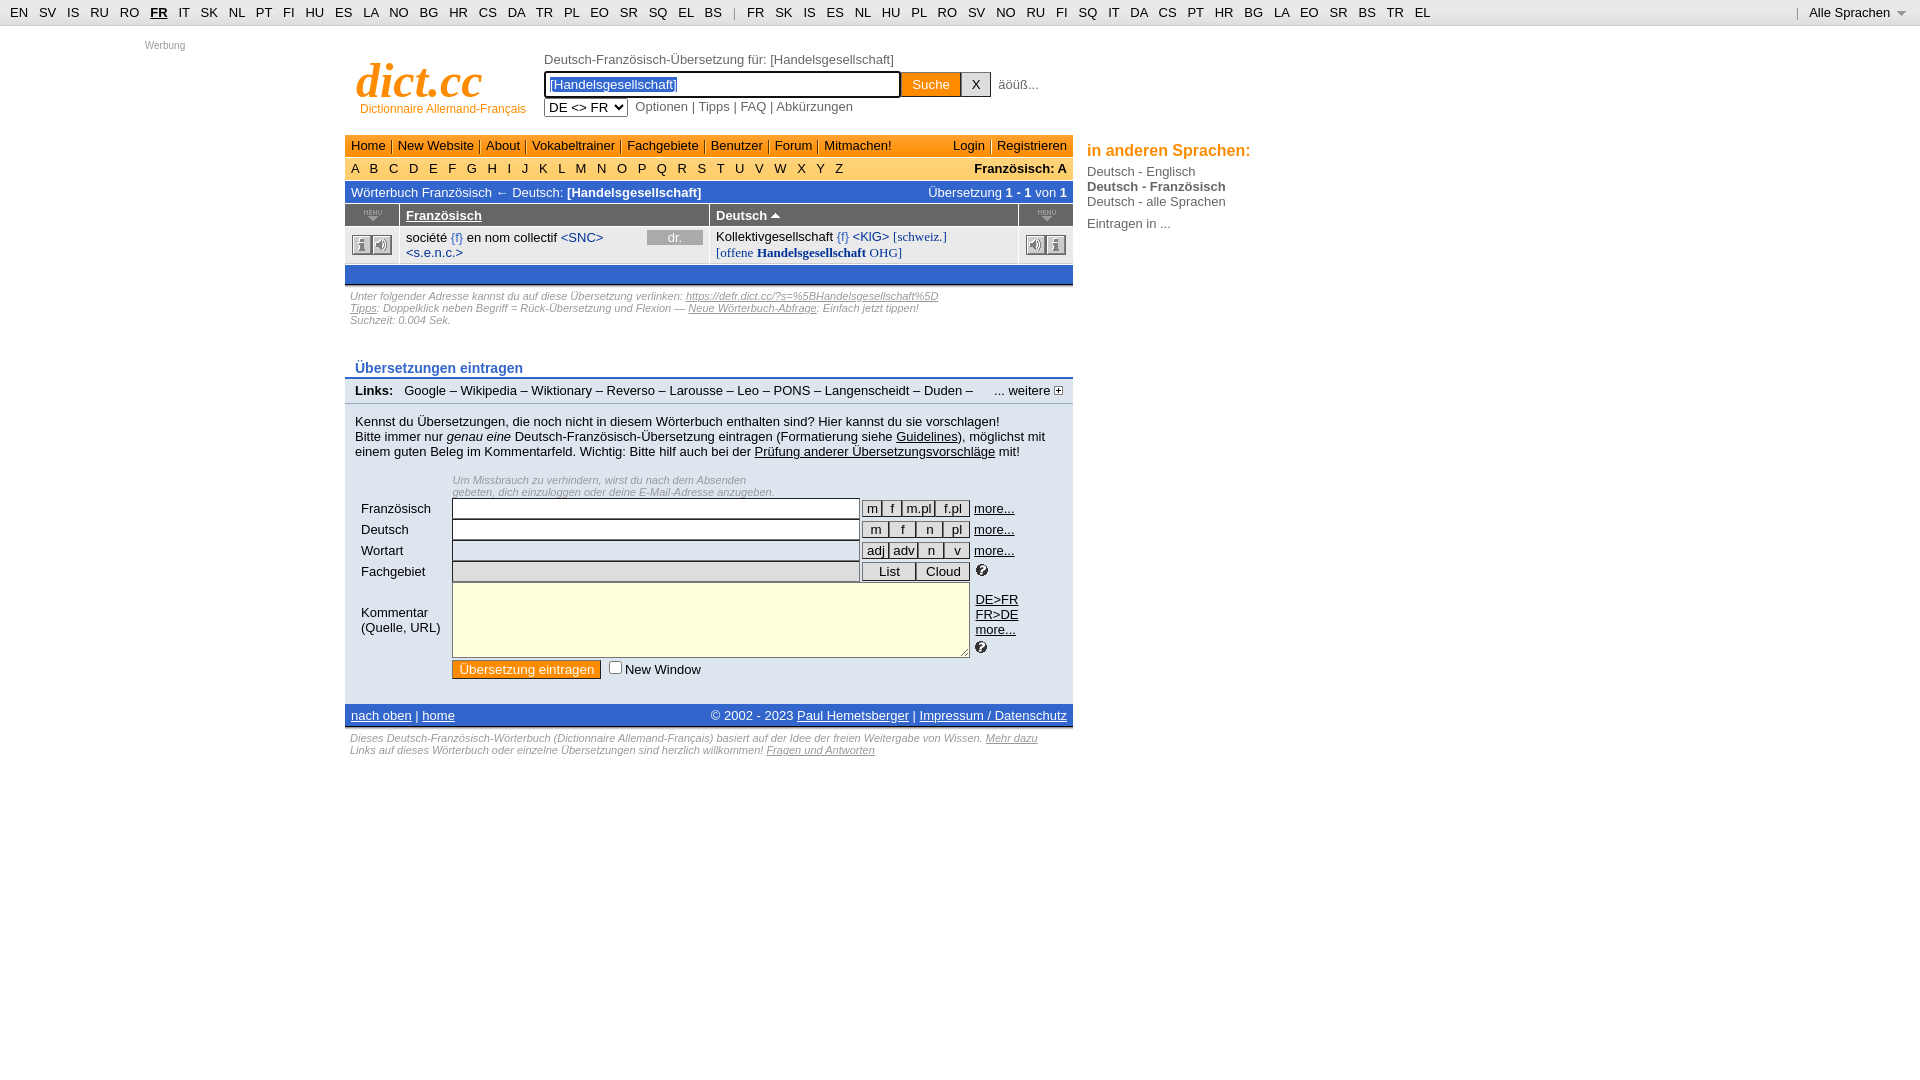 Image resolution: width=1920 pixels, height=1080 pixels. I want to click on 'HR', so click(448, 12).